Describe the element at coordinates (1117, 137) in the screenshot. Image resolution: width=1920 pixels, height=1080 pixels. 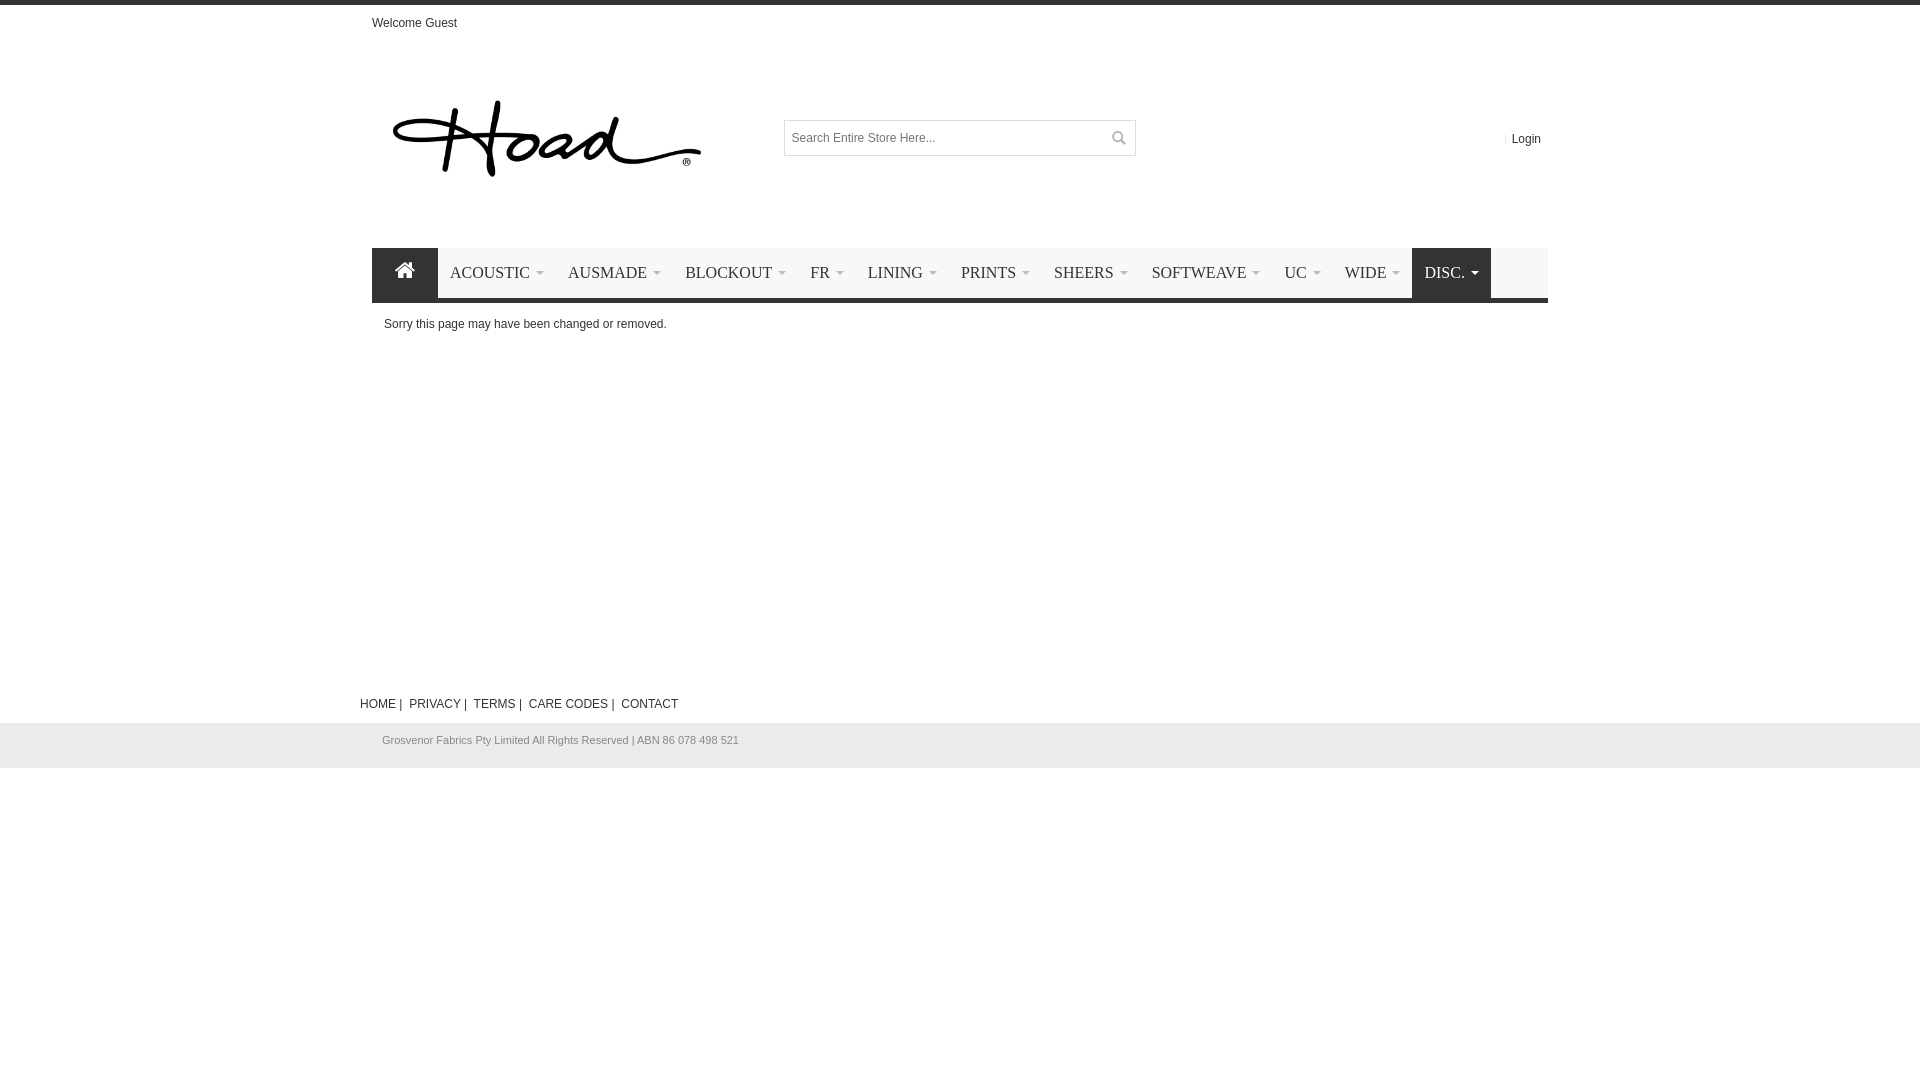
I see `'Search'` at that location.